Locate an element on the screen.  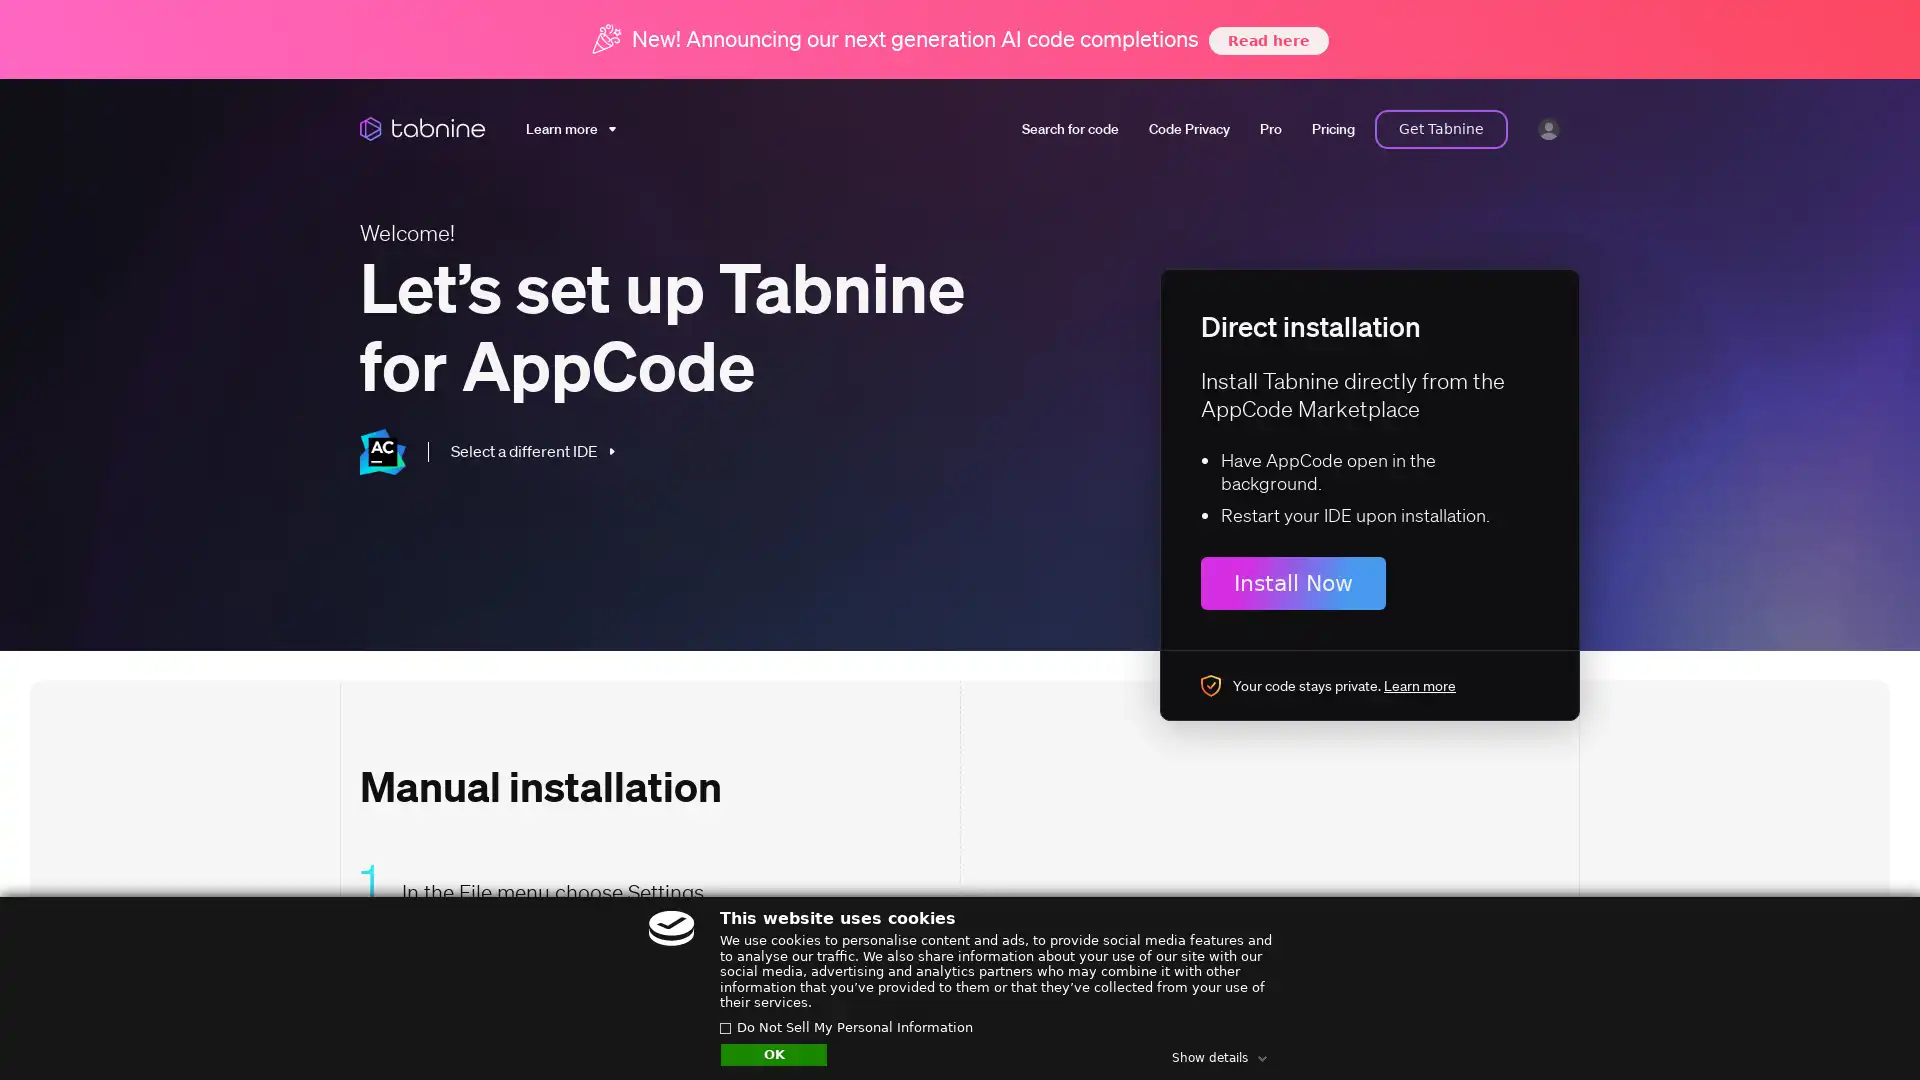
Install Now is located at coordinates (1293, 583).